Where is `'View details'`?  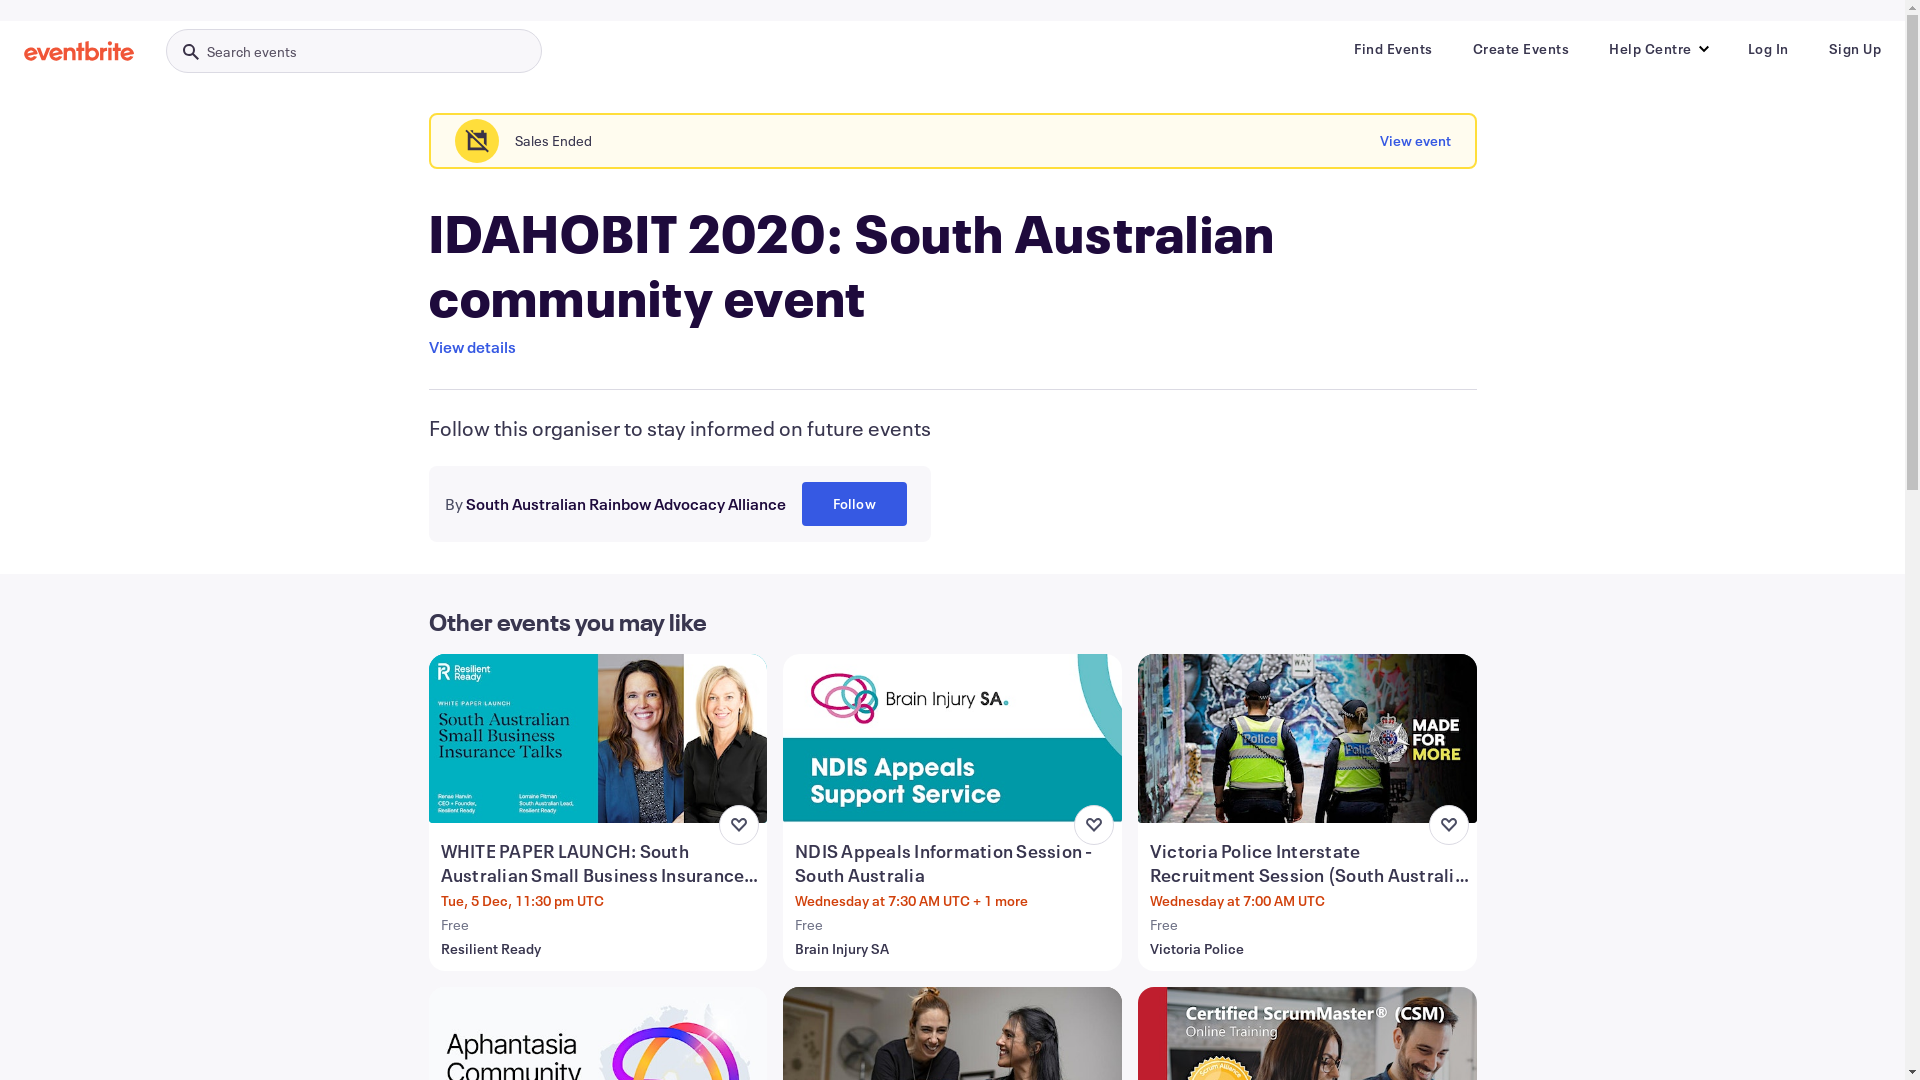 'View details' is located at coordinates (470, 346).